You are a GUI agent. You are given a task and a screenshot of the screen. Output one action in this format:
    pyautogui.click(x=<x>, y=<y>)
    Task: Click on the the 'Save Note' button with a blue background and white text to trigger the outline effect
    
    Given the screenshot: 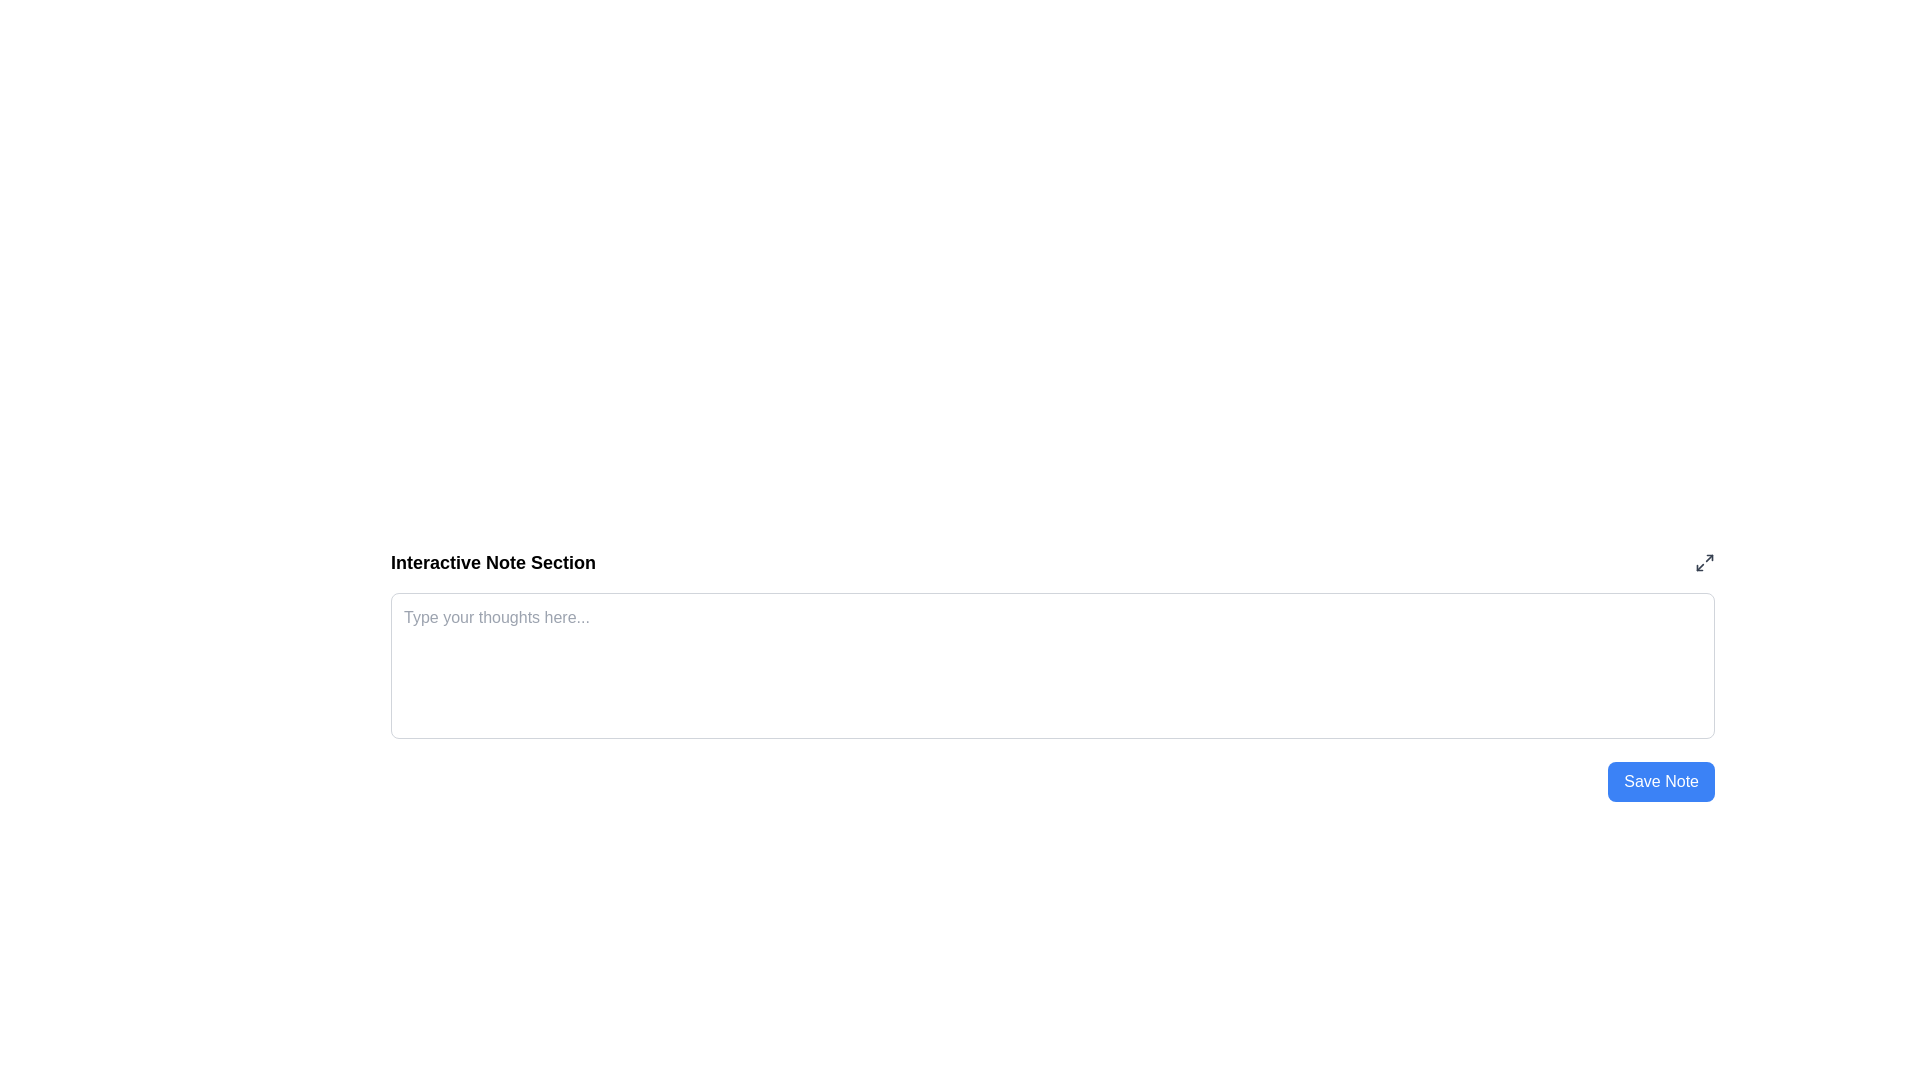 What is the action you would take?
    pyautogui.click(x=1661, y=781)
    